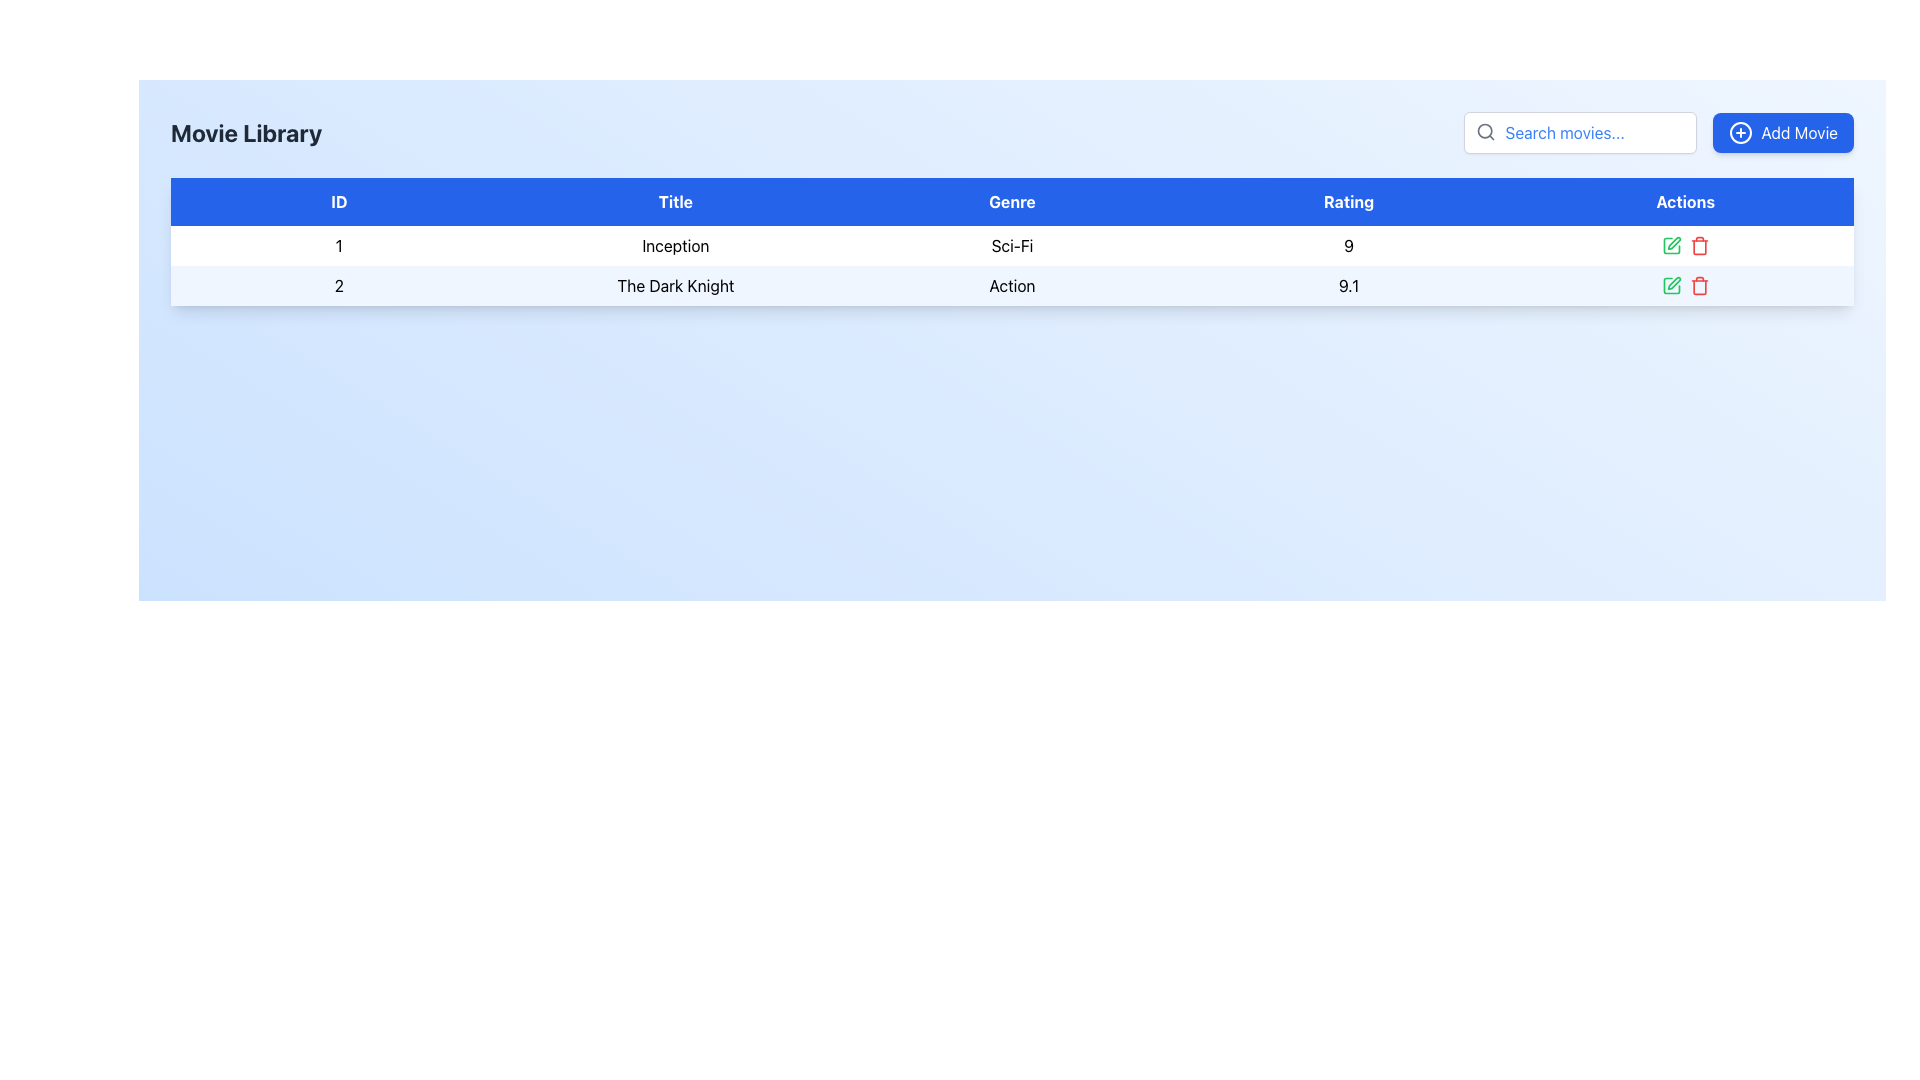 This screenshot has width=1920, height=1080. I want to click on the circular icon with a plus sign in the center, located to the left of the 'Add Movie' button, to initiate the addition of a new movie, so click(1740, 132).